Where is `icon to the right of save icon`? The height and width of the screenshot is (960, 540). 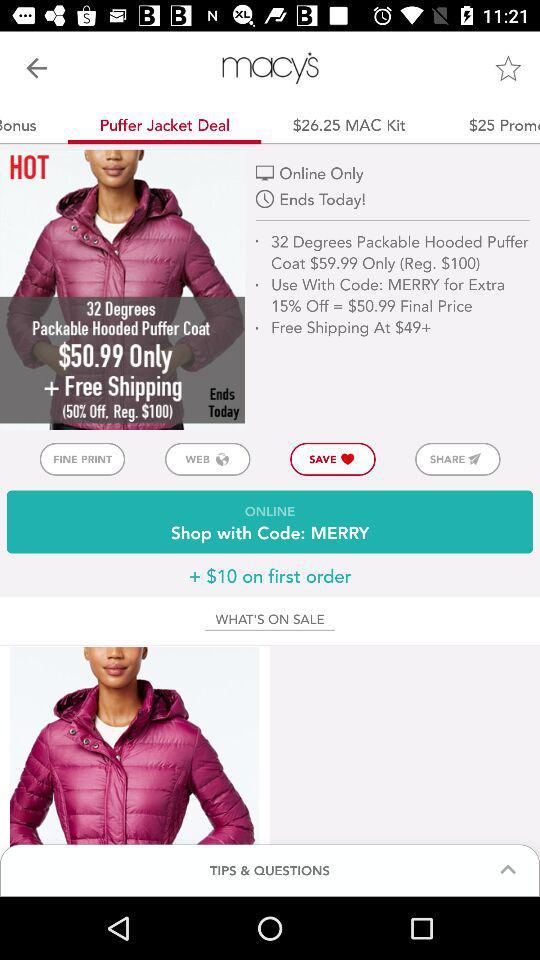
icon to the right of save icon is located at coordinates (457, 459).